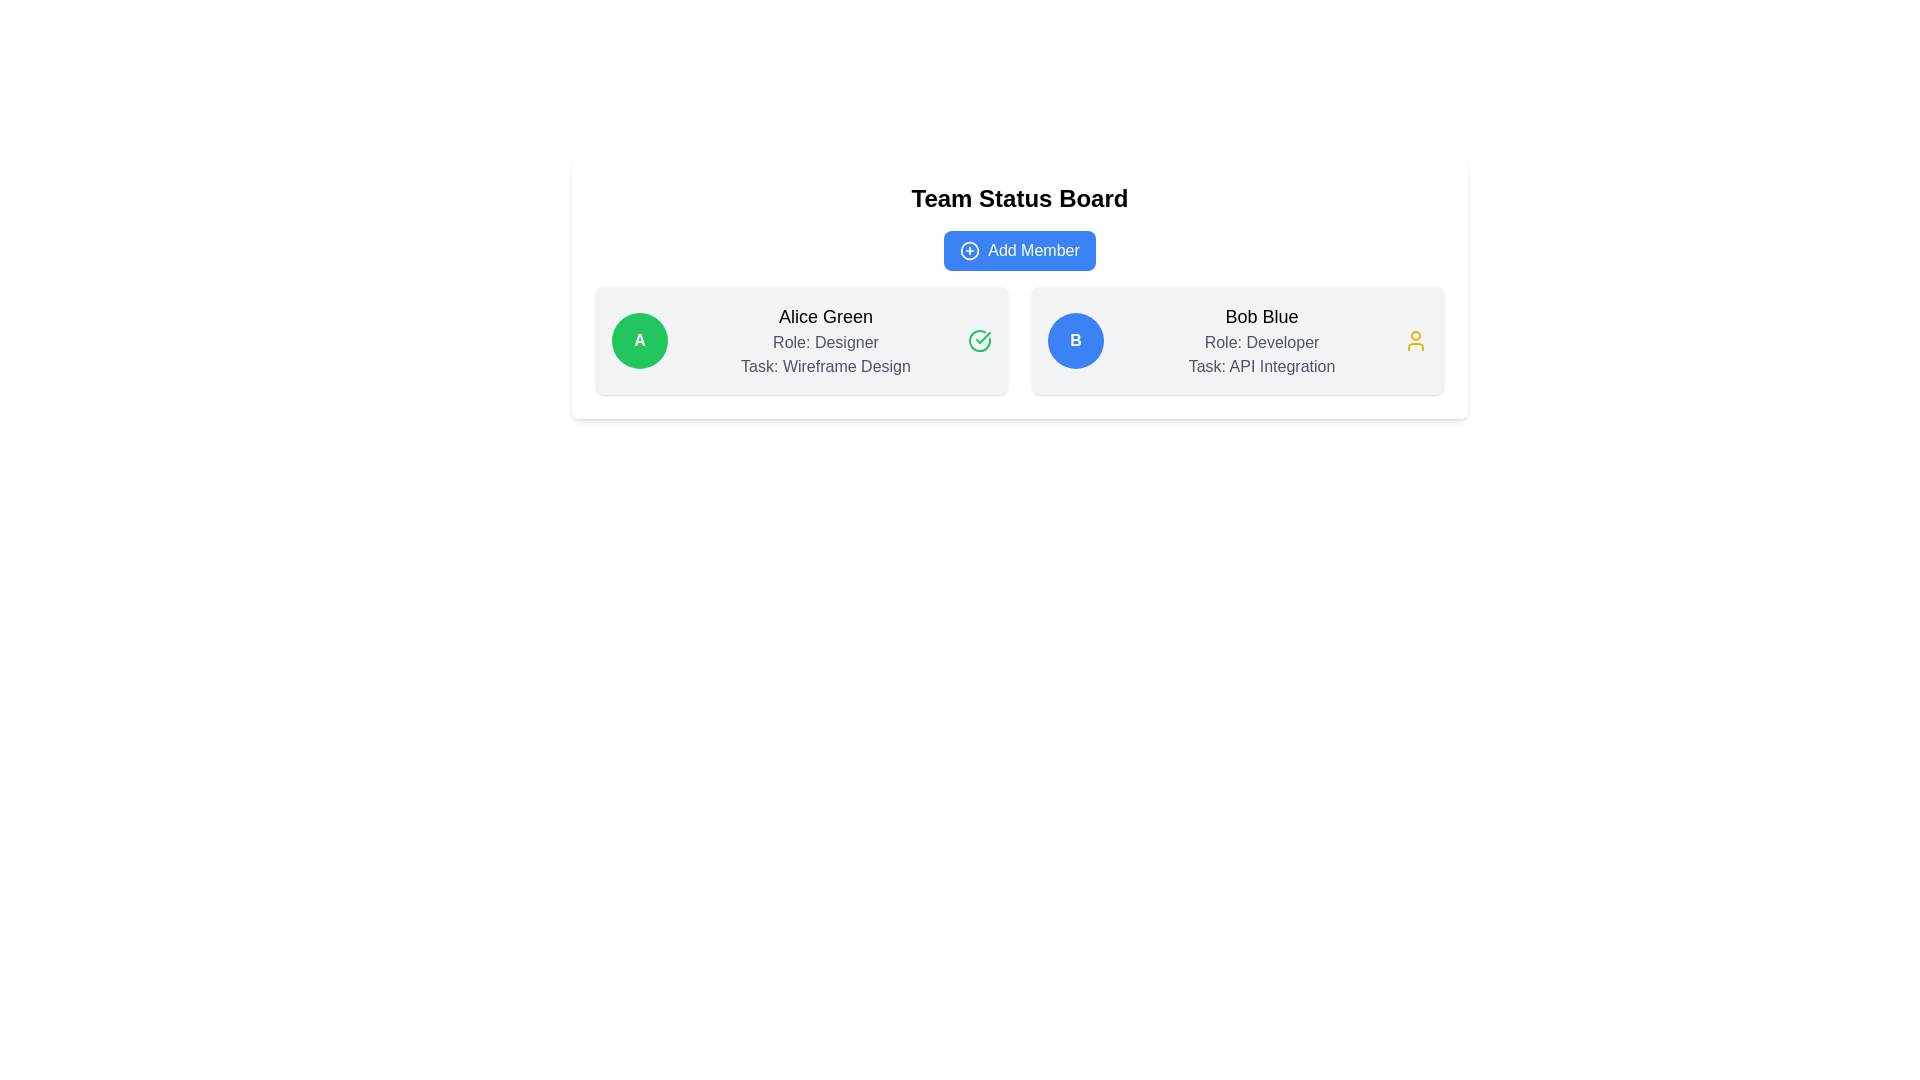  Describe the element at coordinates (969, 249) in the screenshot. I see `the circular icon with a plus sign at its center, located in the blue button labeled 'Add Member'` at that location.